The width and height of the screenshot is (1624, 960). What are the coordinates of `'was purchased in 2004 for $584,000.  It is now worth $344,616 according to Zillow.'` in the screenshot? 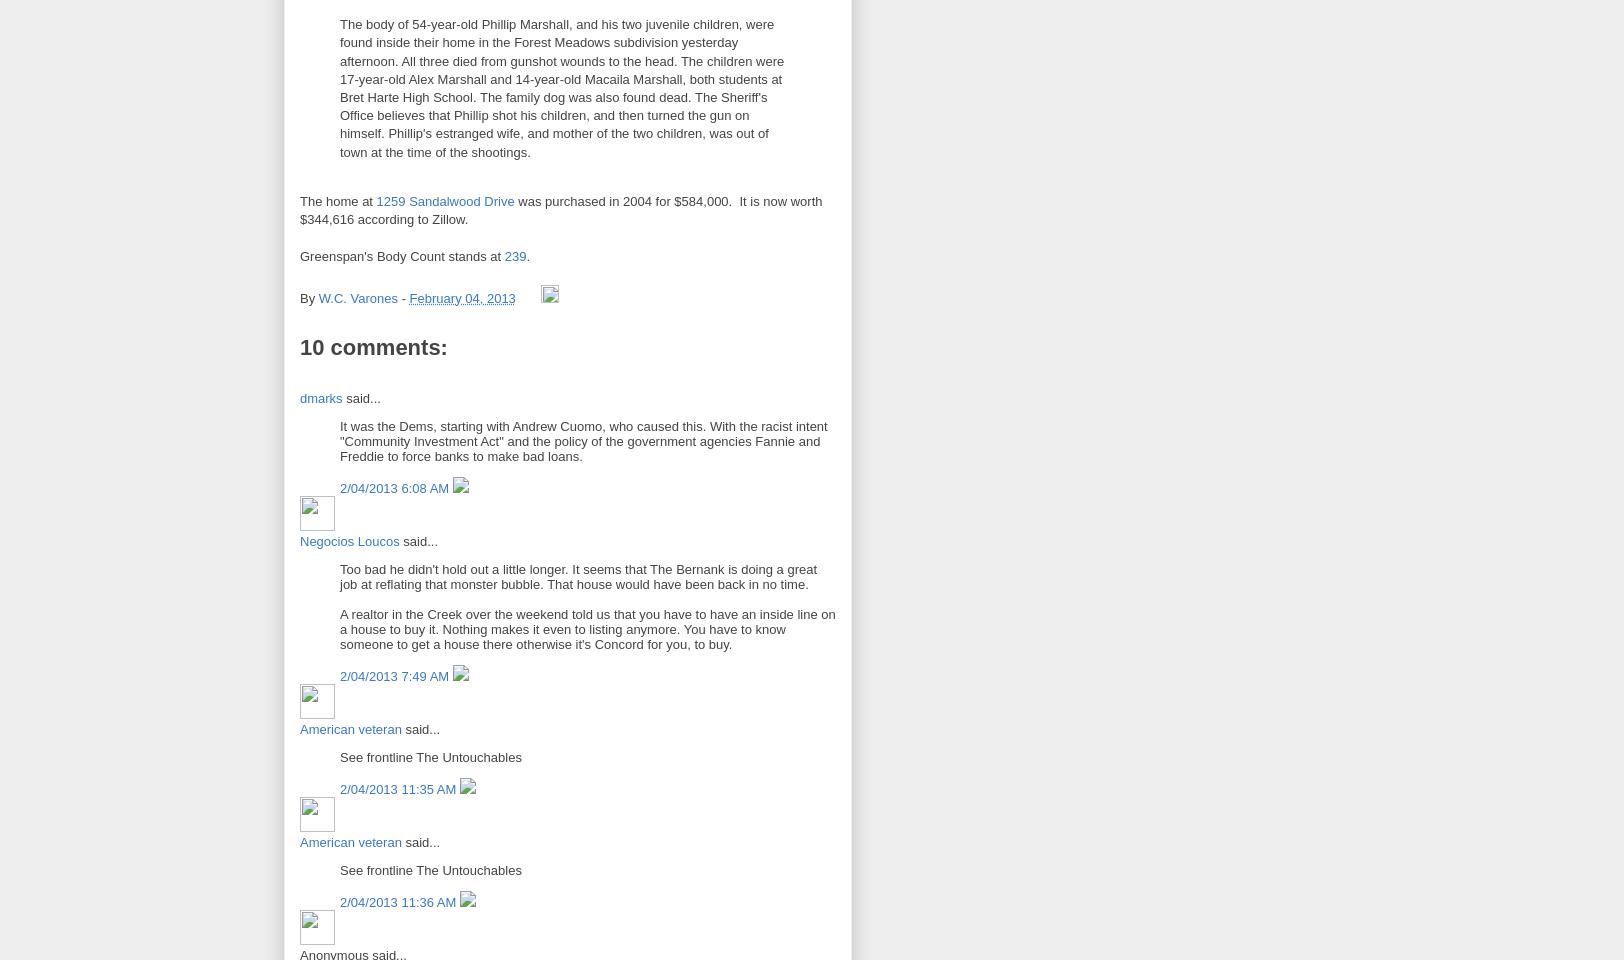 It's located at (560, 210).